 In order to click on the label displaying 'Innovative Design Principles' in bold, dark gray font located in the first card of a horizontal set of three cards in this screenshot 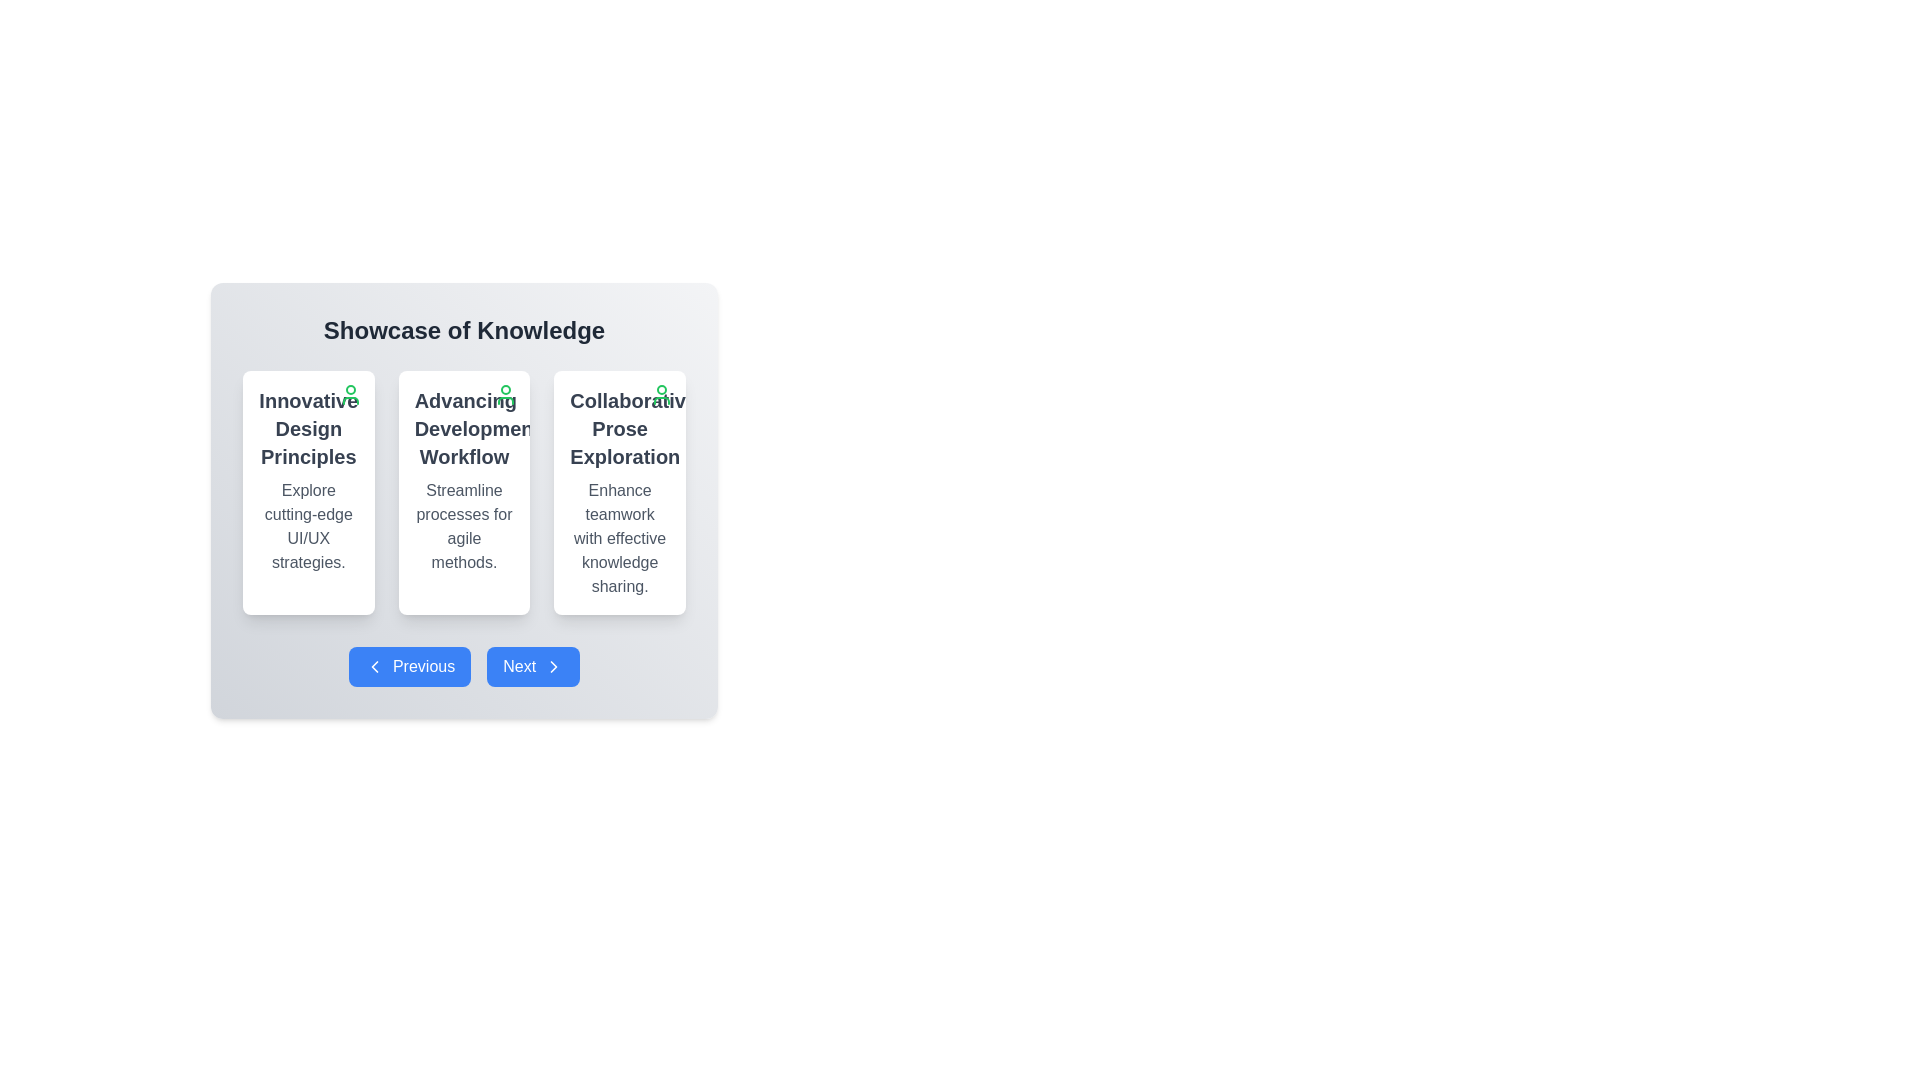, I will do `click(307, 427)`.